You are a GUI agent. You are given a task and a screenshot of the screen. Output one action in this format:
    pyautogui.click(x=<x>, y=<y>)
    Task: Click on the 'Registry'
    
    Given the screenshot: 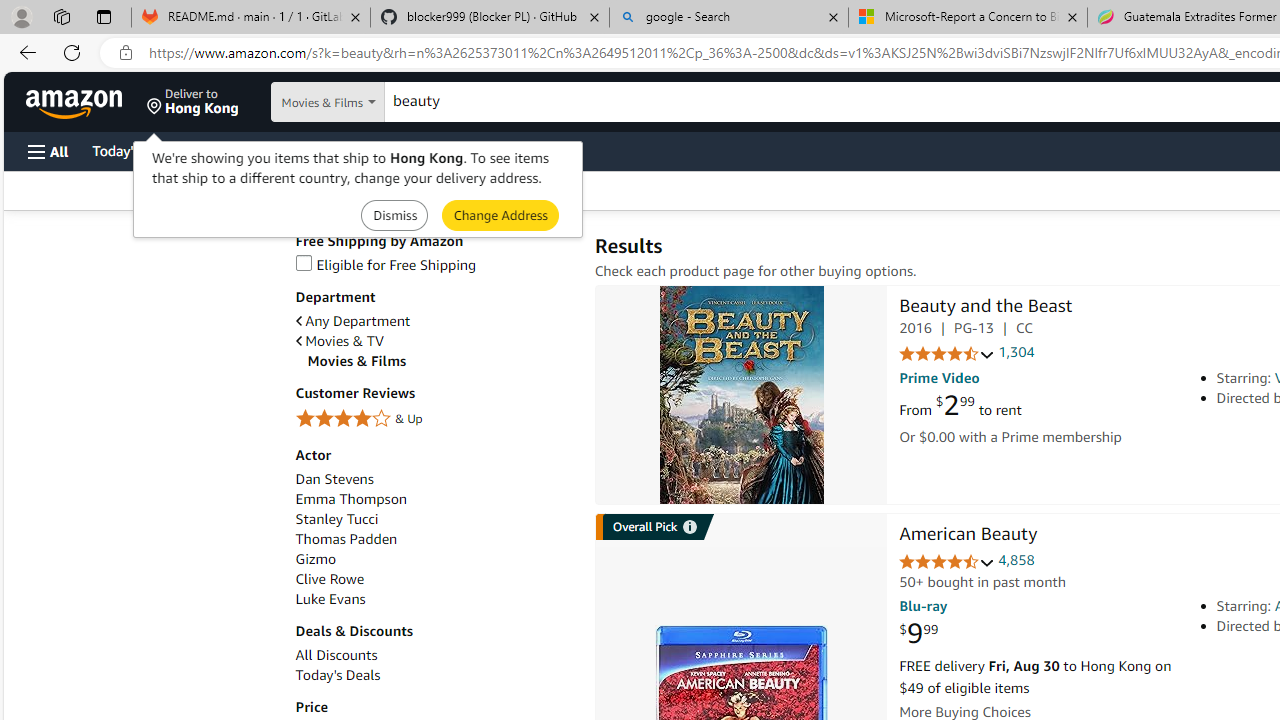 What is the action you would take?
    pyautogui.click(x=360, y=149)
    